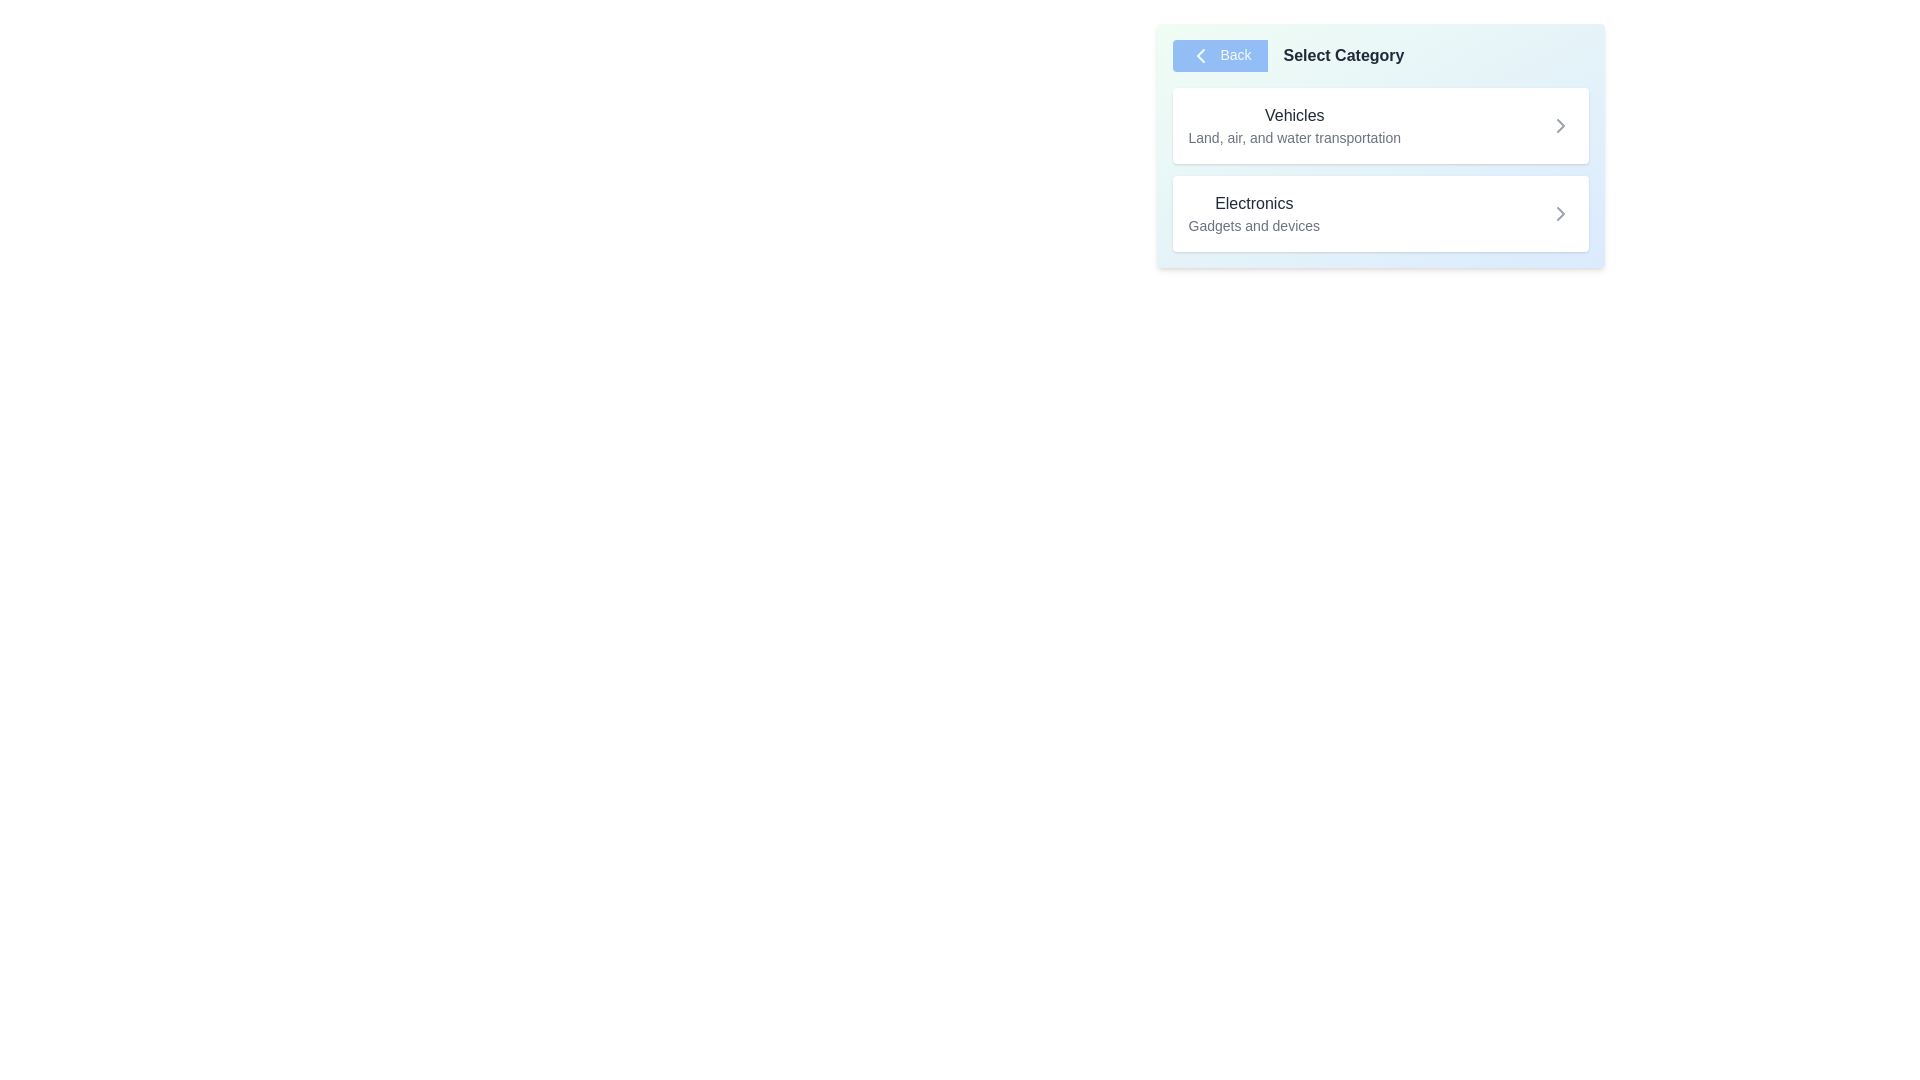 The height and width of the screenshot is (1080, 1920). Describe the element at coordinates (1379, 55) in the screenshot. I see `title in the navigation header to understand the current section indicated by the 'Select Category' label` at that location.